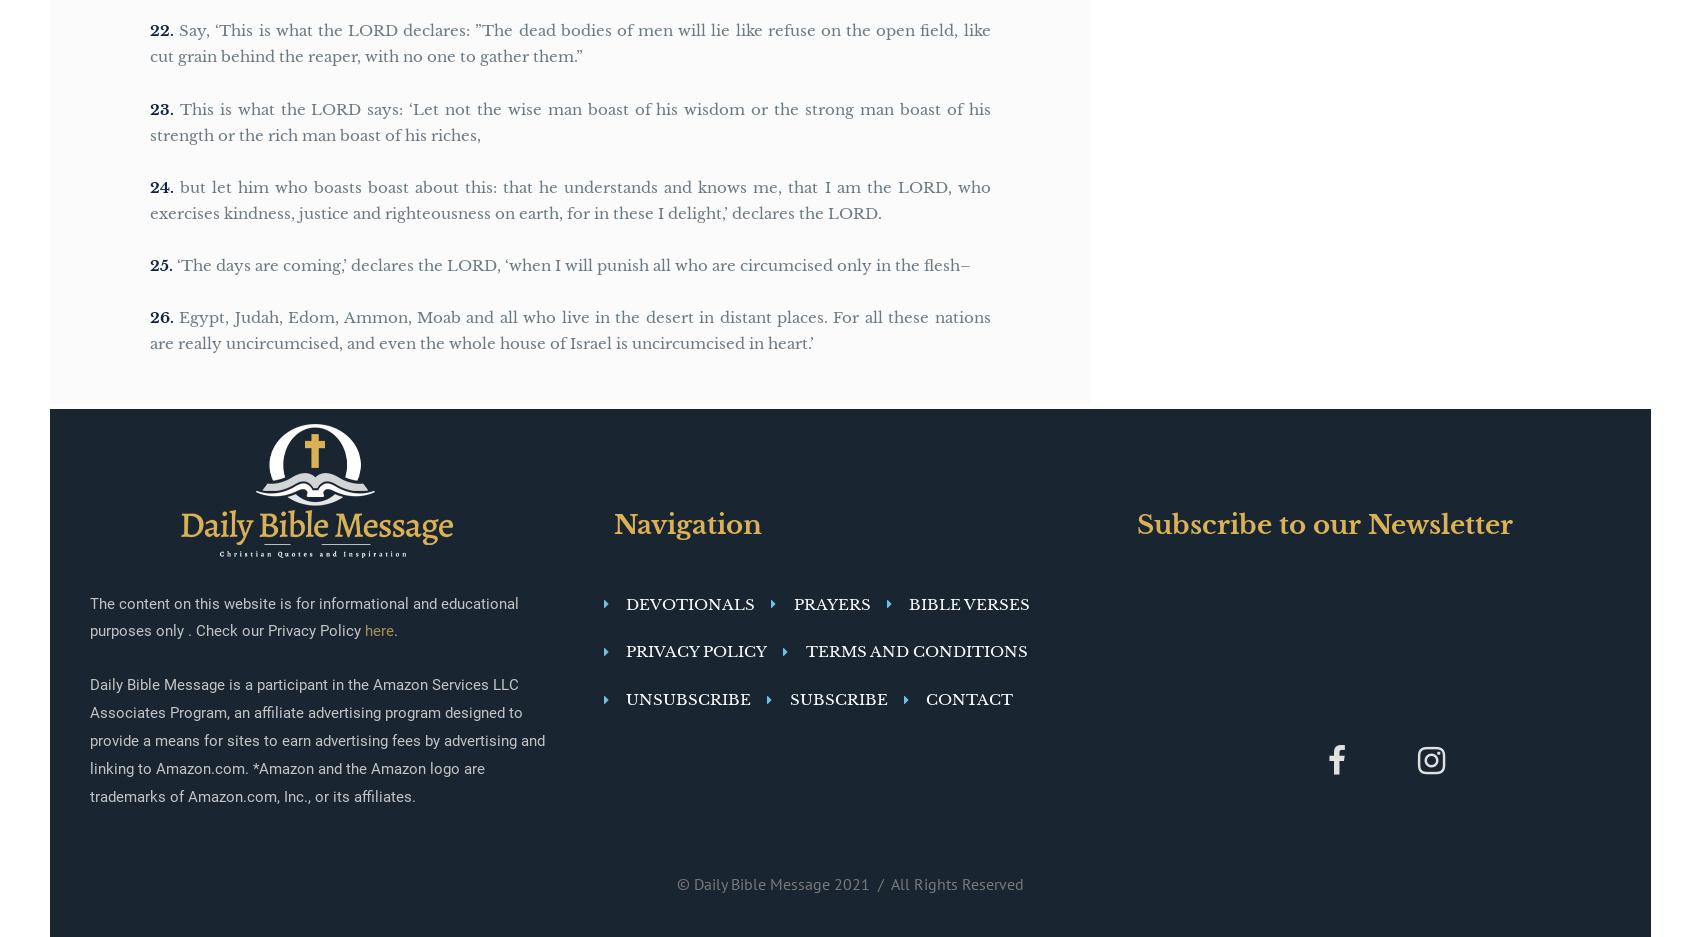 This screenshot has height=937, width=1701. I want to click on 'Contact', so click(968, 699).